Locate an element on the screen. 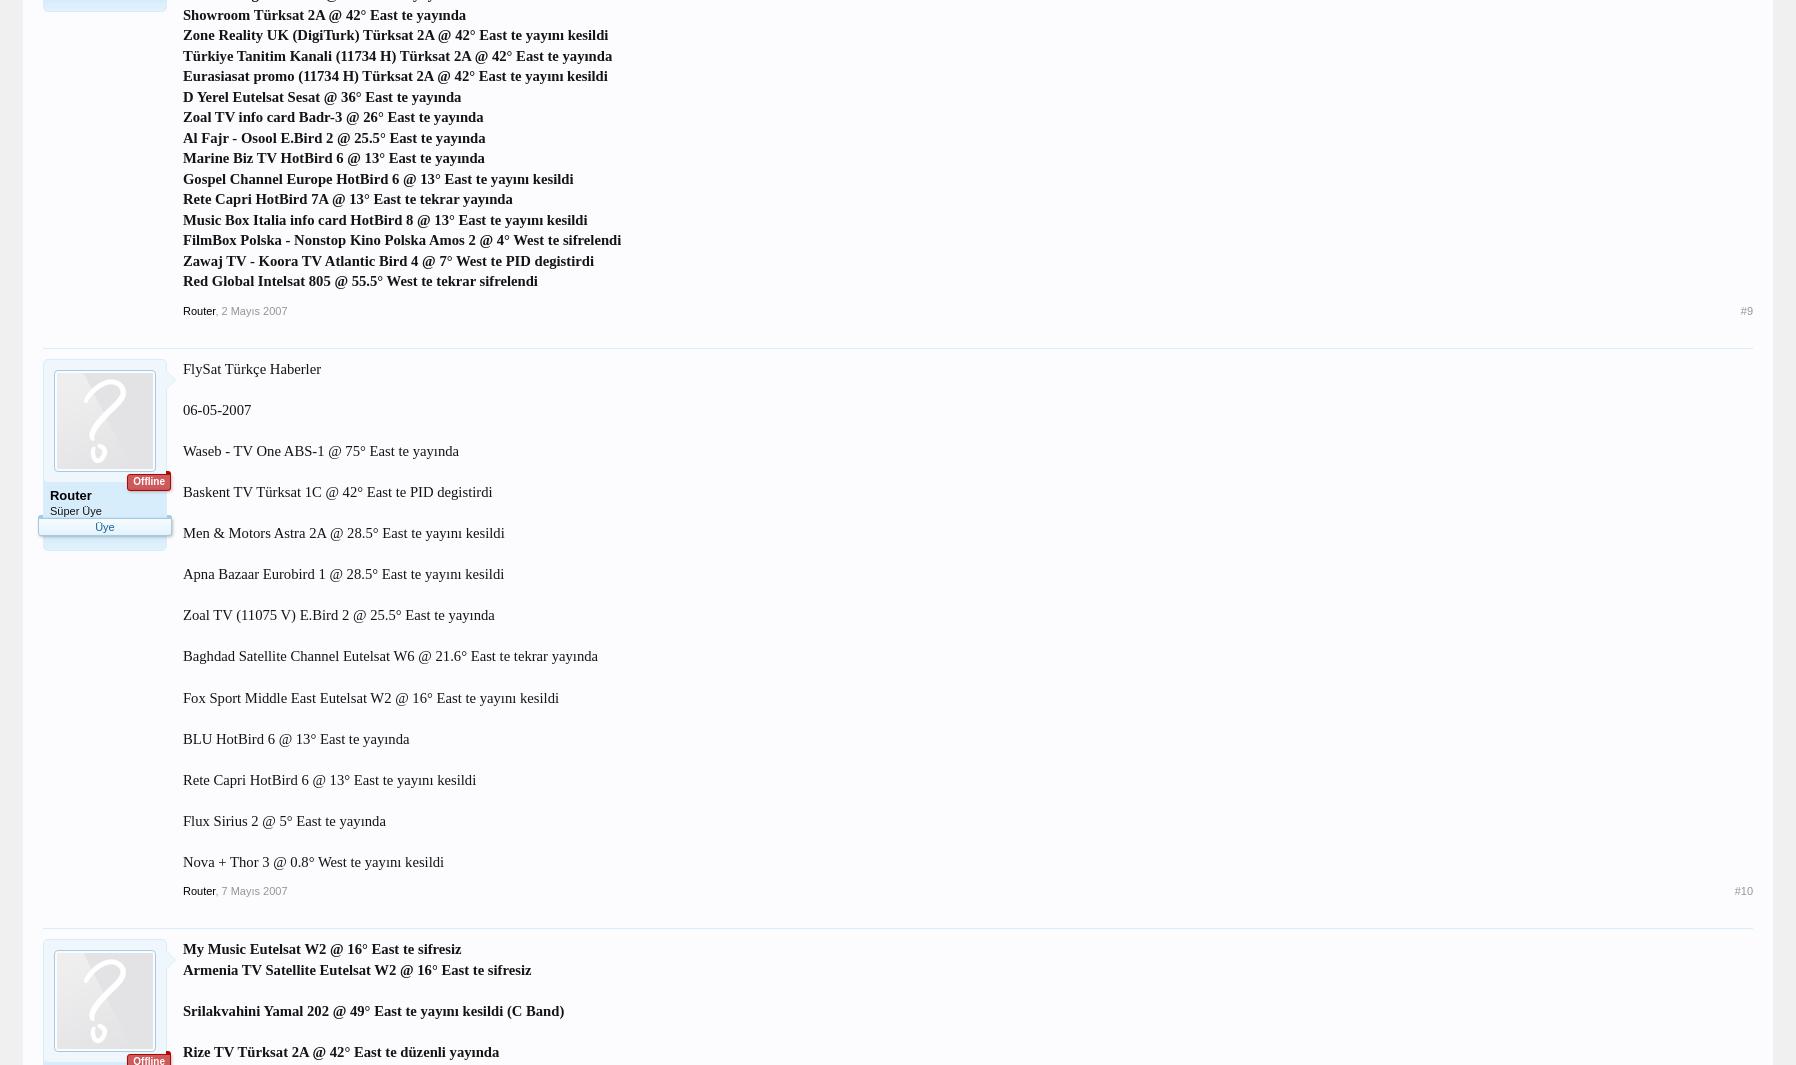 The height and width of the screenshot is (1065, 1796). 'Baghdad Satellite Channel Eutelsat W6 @ 21.6° East te tekrar yayında' is located at coordinates (389, 656).